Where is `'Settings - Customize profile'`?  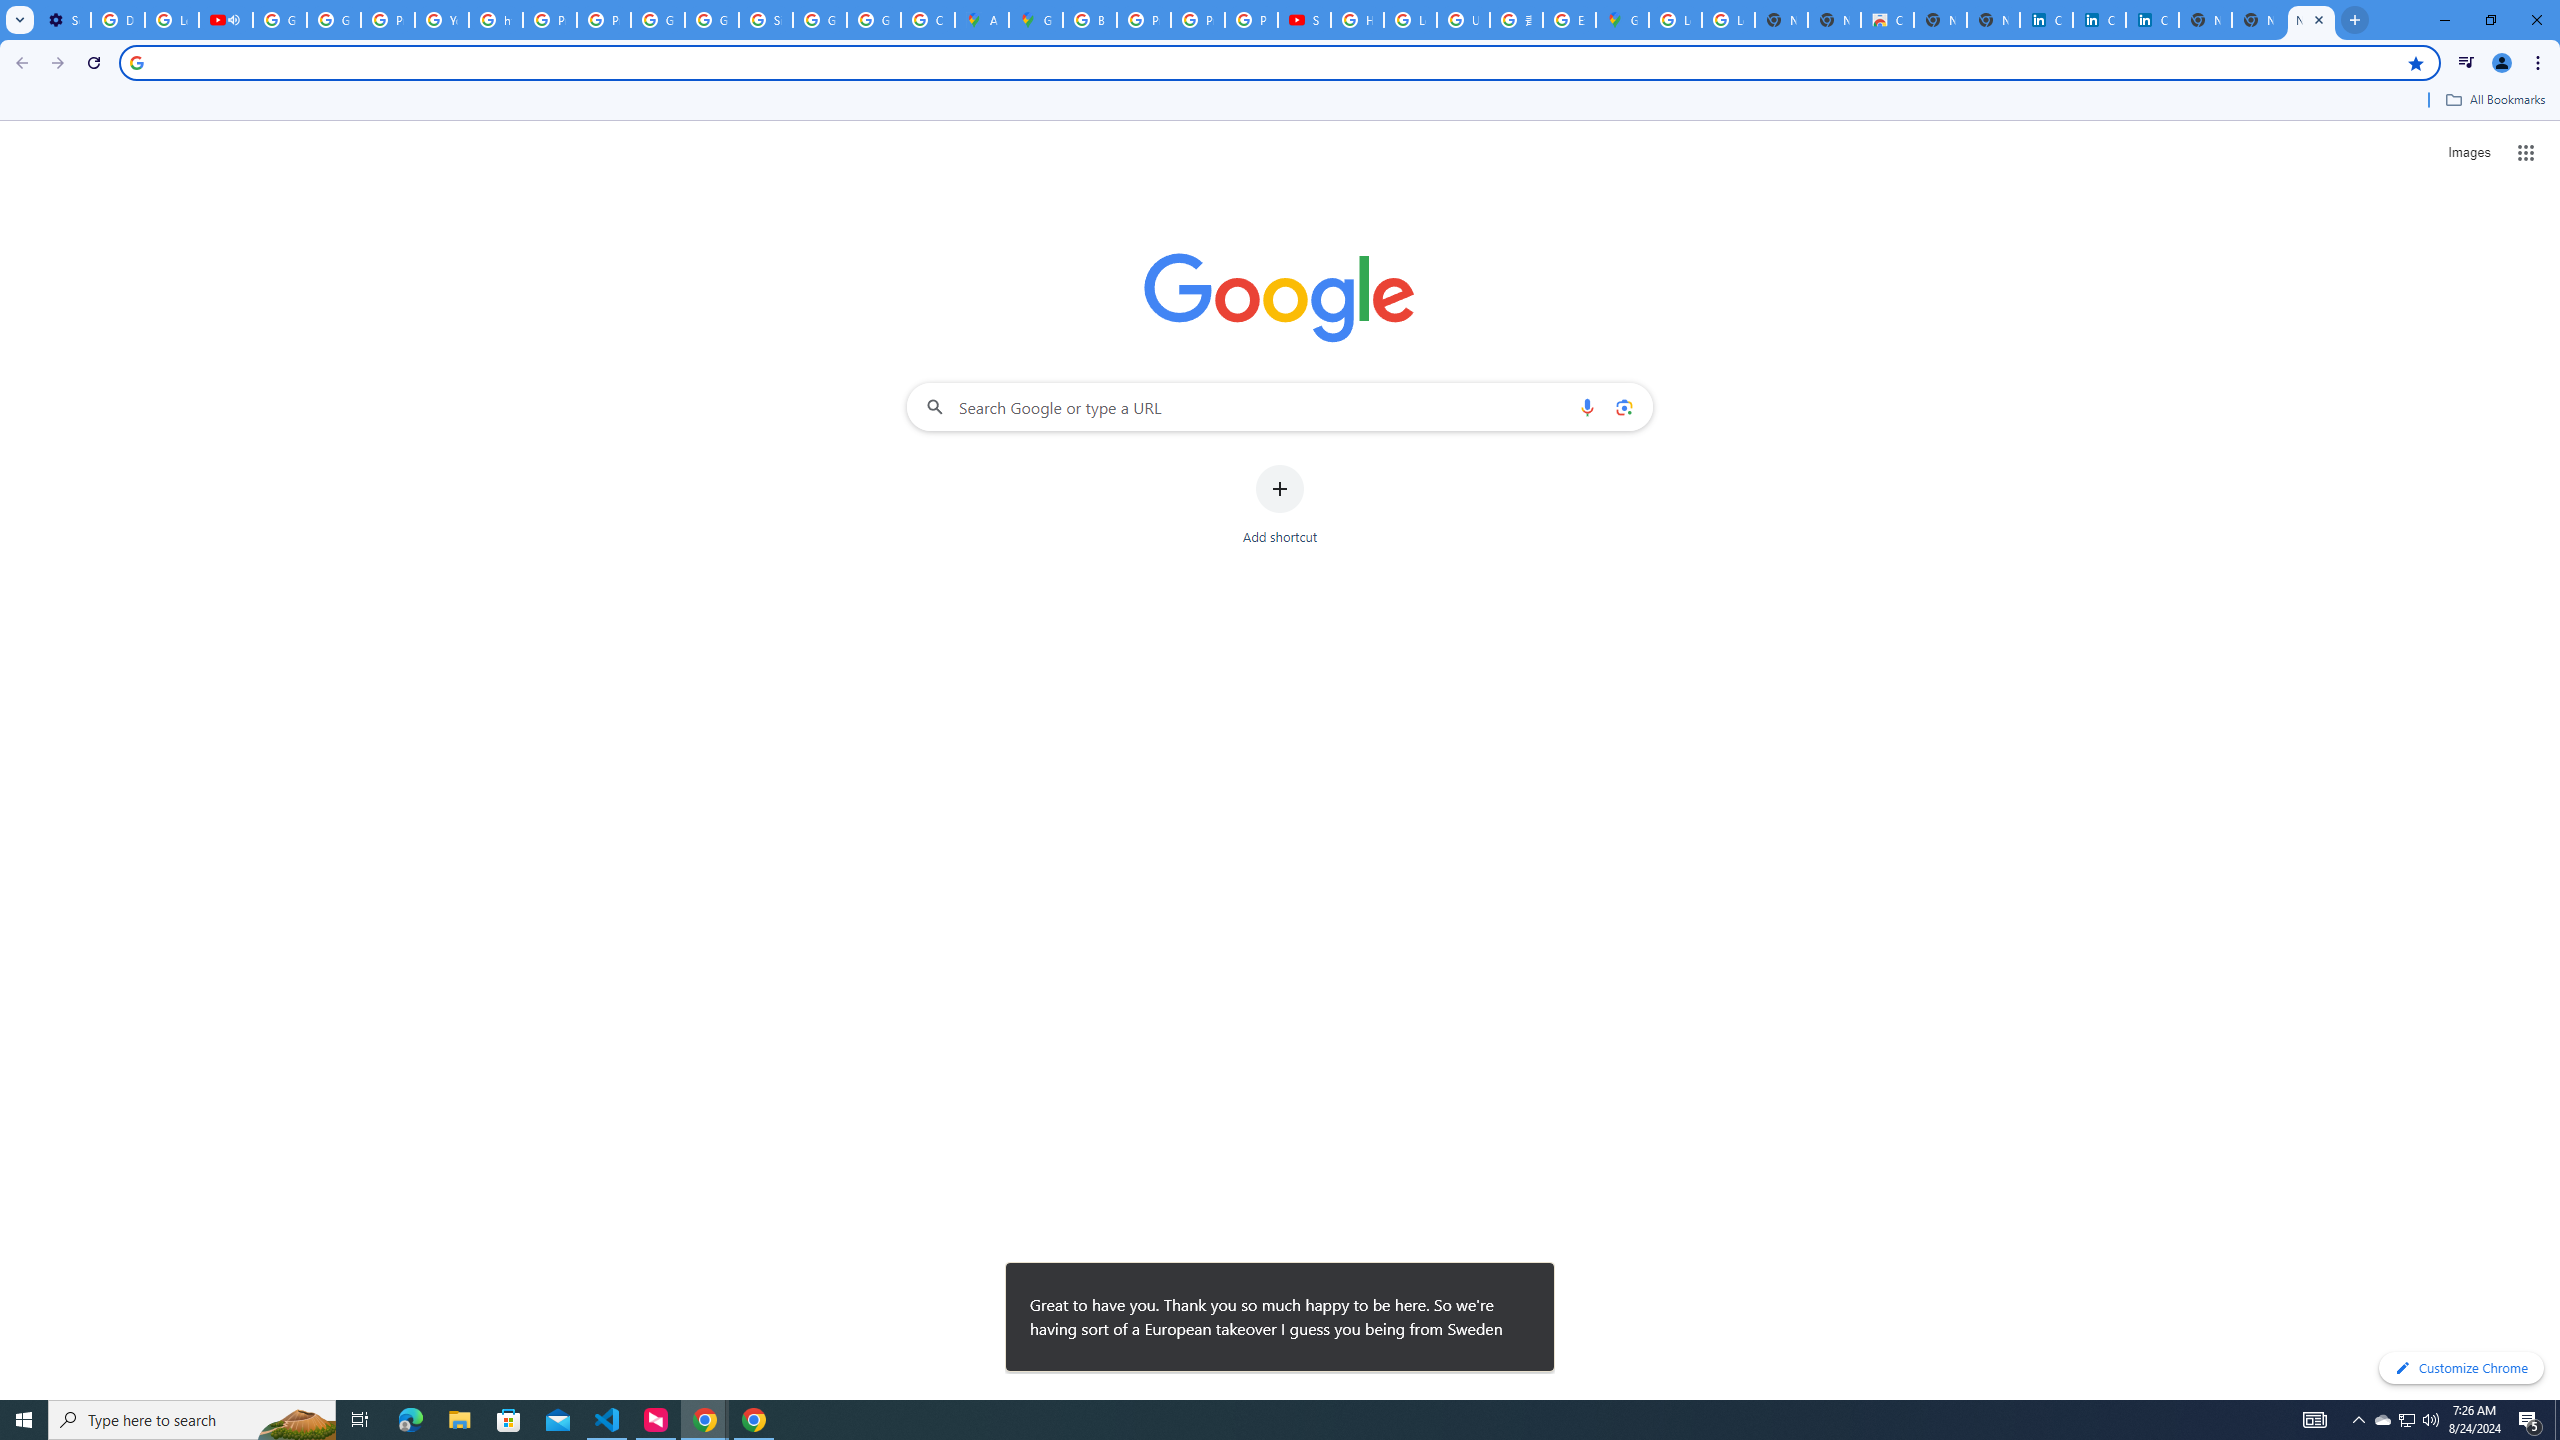 'Settings - Customize profile' is located at coordinates (64, 19).